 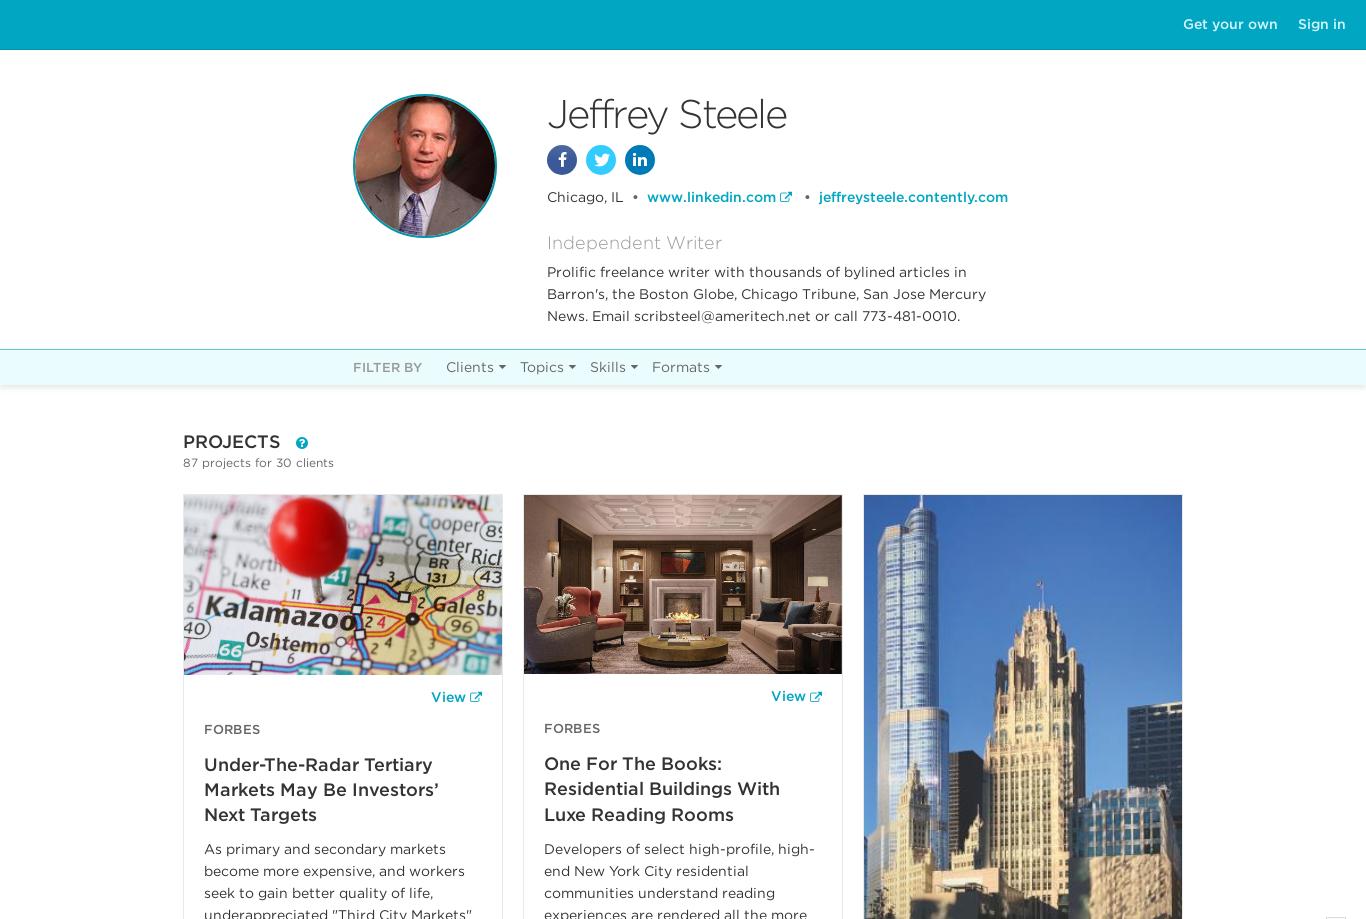 What do you see at coordinates (588, 365) in the screenshot?
I see `'Skills'` at bounding box center [588, 365].